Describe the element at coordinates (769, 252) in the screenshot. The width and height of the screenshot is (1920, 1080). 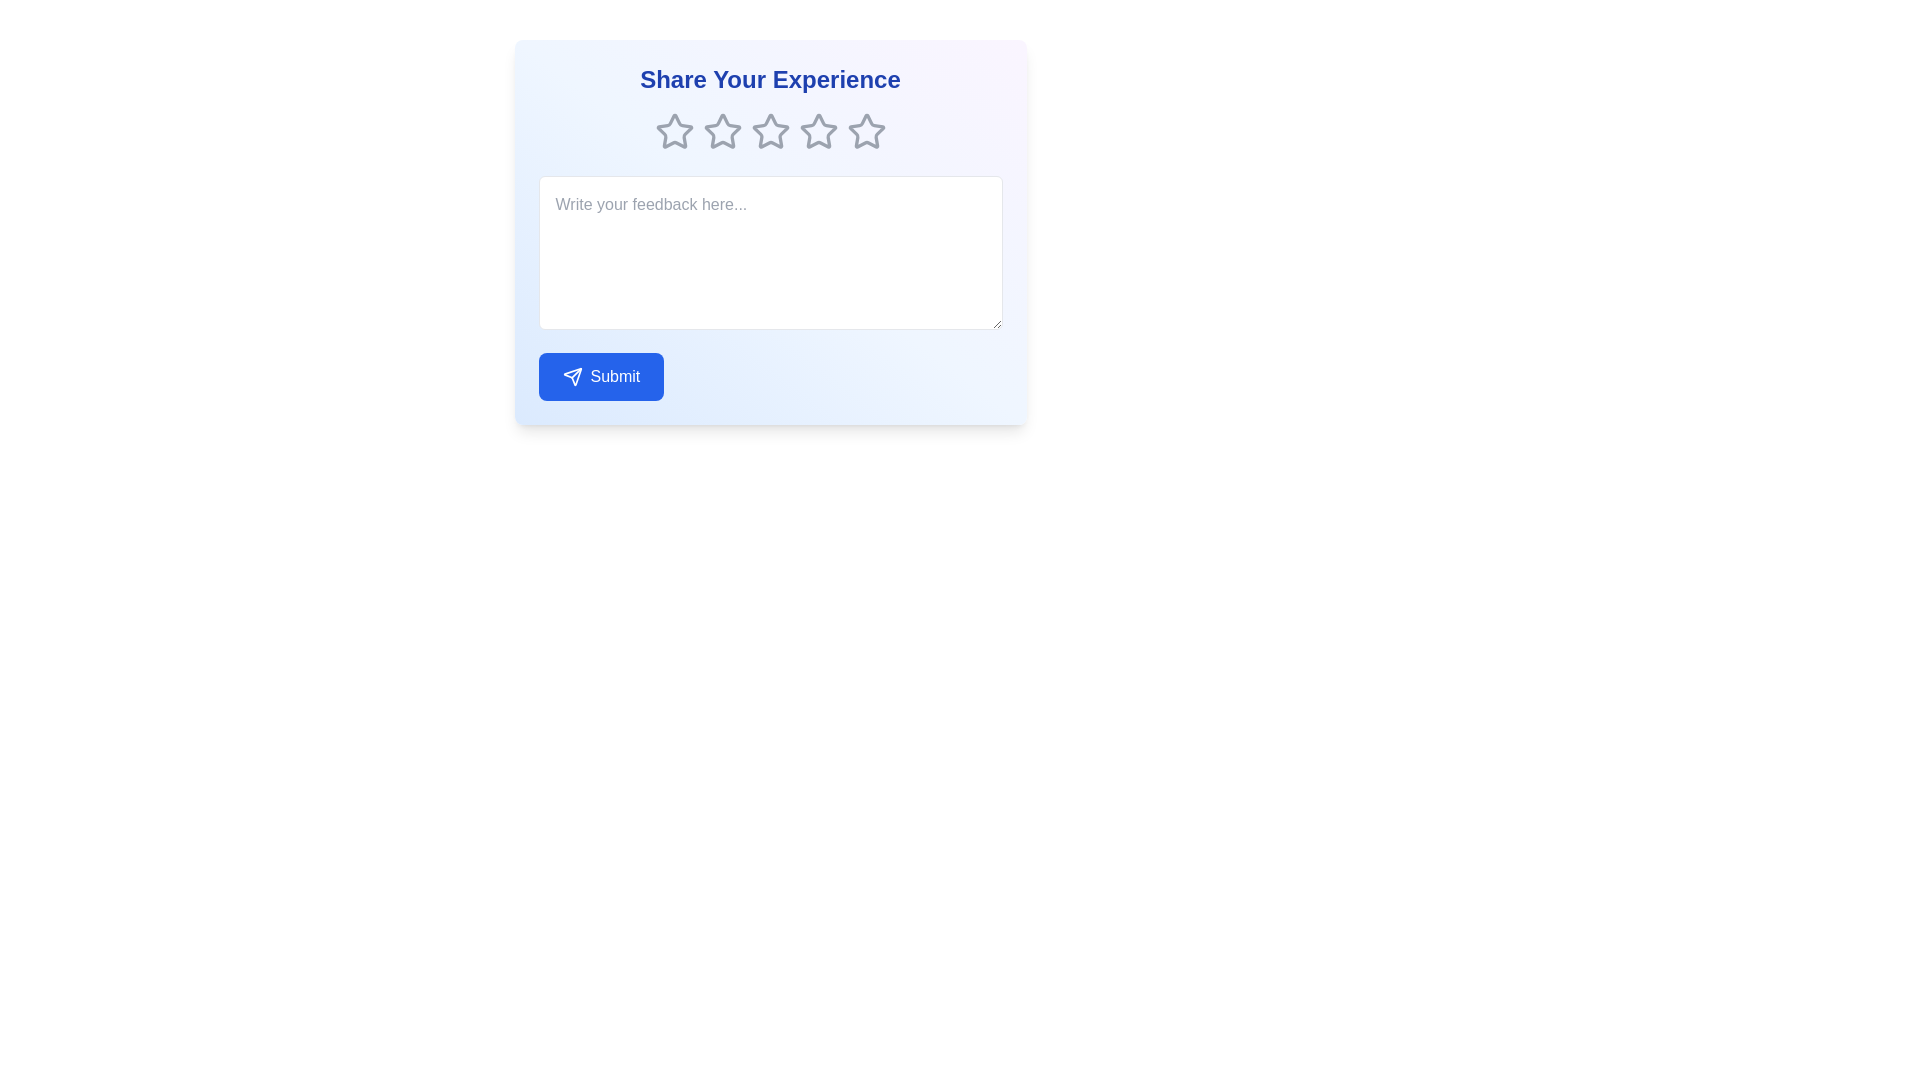
I see `the text area to focus and enter the feedback text` at that location.